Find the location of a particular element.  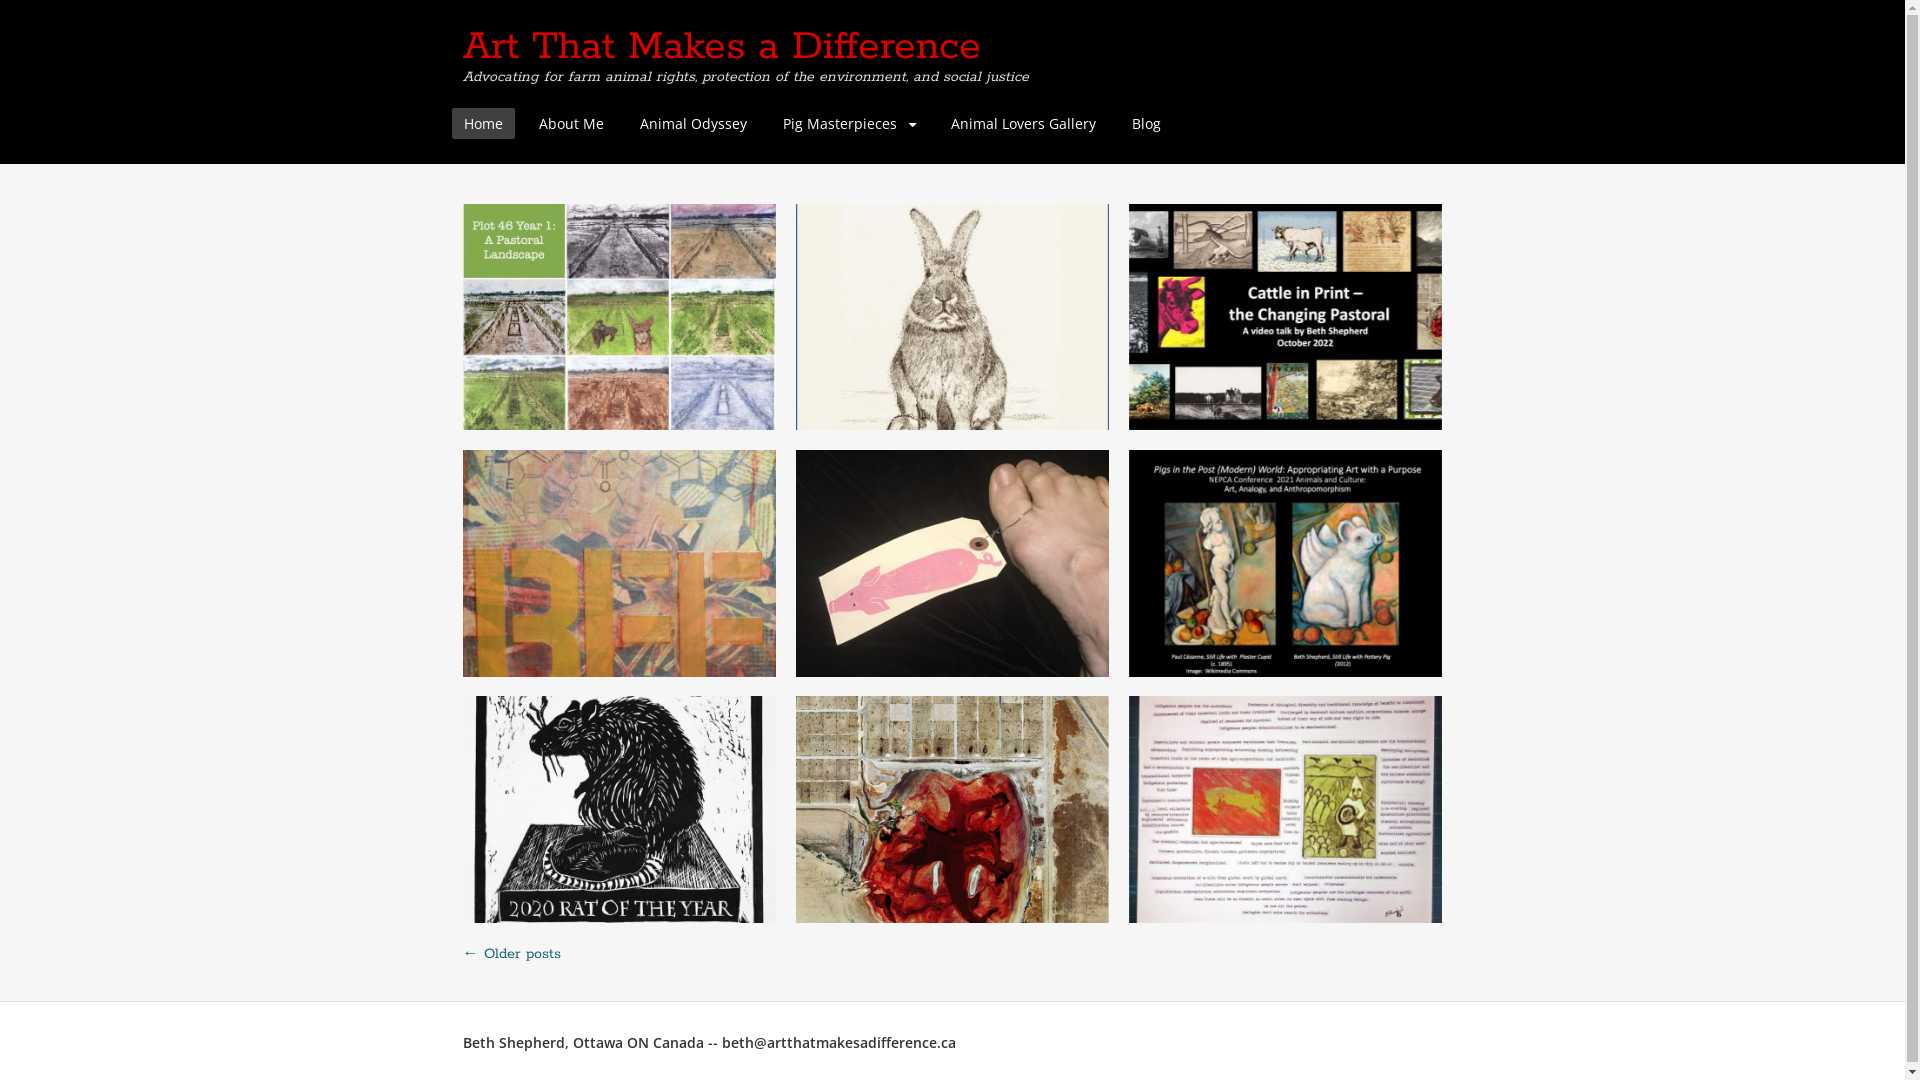

'Art That Makes a Difference' is located at coordinates (720, 45).